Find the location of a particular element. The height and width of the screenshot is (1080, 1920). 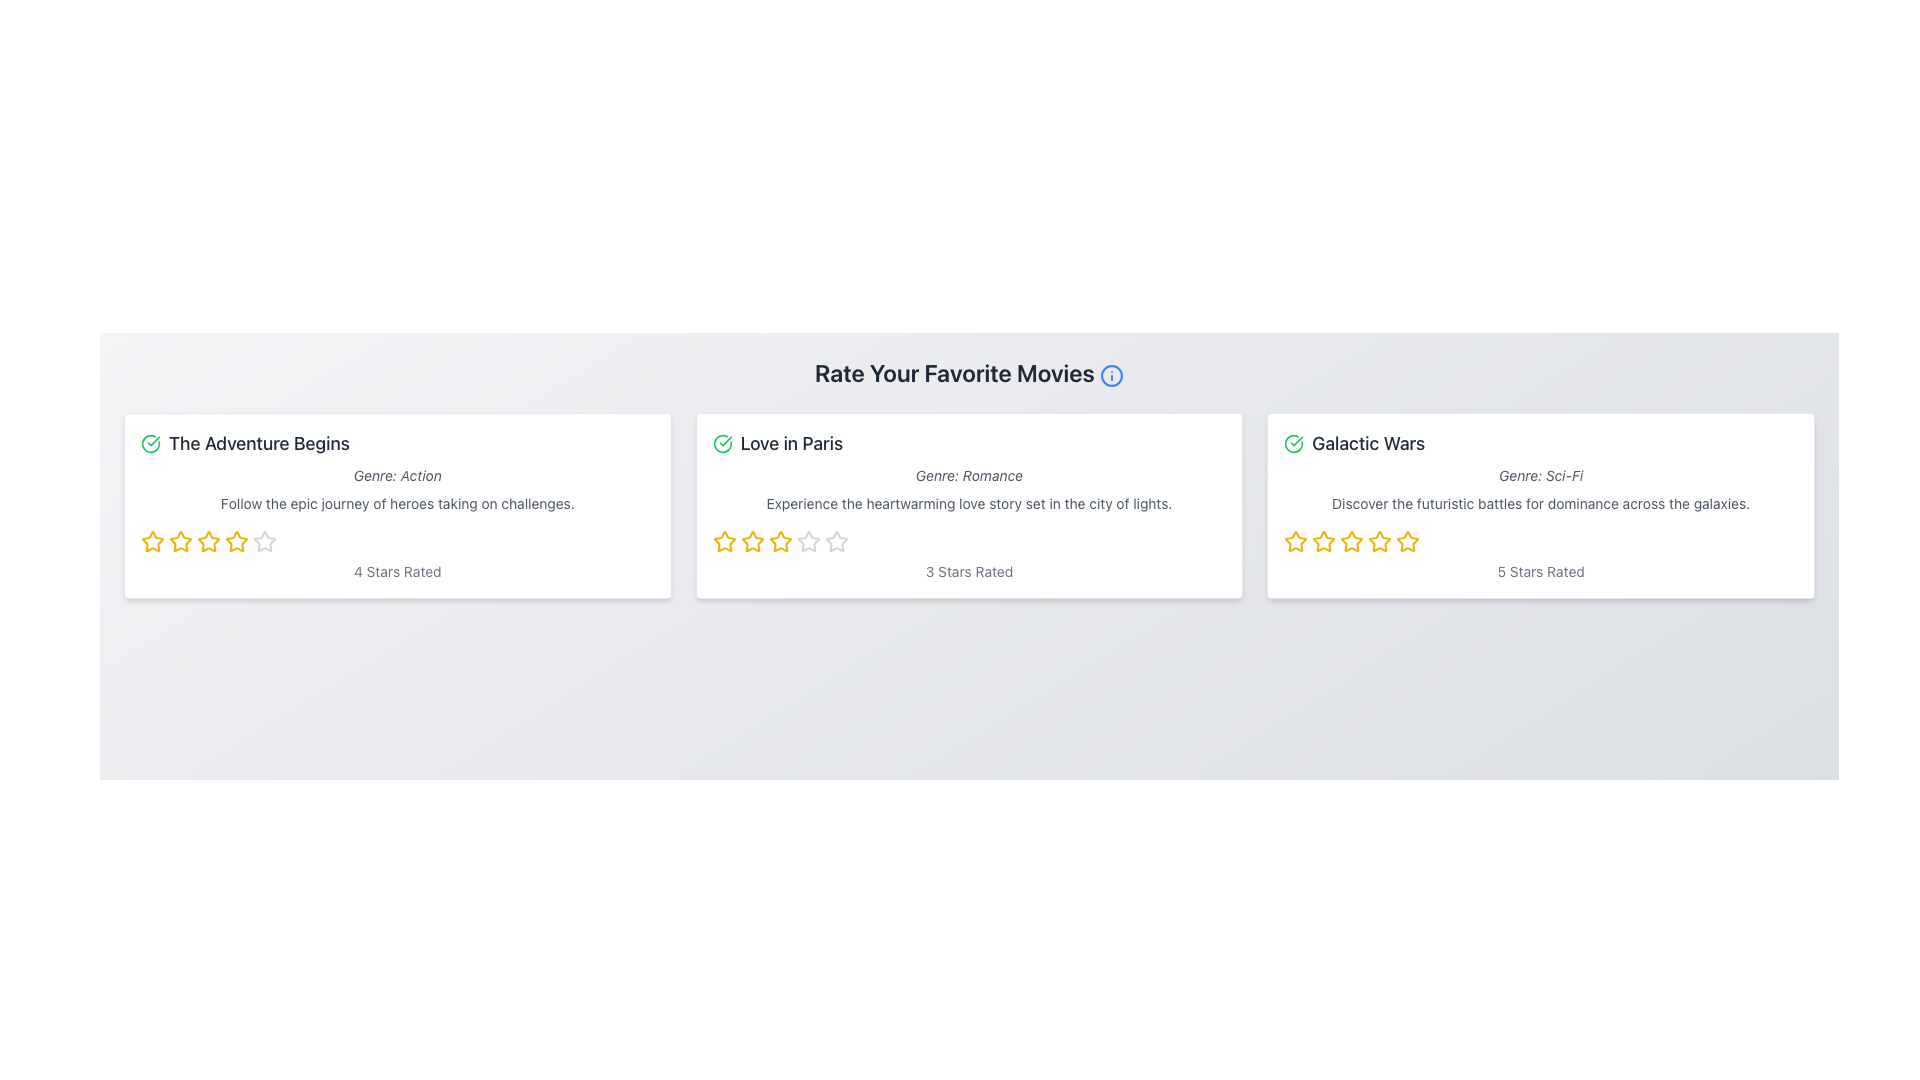

the fifth and rightmost Rating Star Icon, which is golden yellow and used for rating in the 'Galactic Wars' movie card is located at coordinates (1407, 542).